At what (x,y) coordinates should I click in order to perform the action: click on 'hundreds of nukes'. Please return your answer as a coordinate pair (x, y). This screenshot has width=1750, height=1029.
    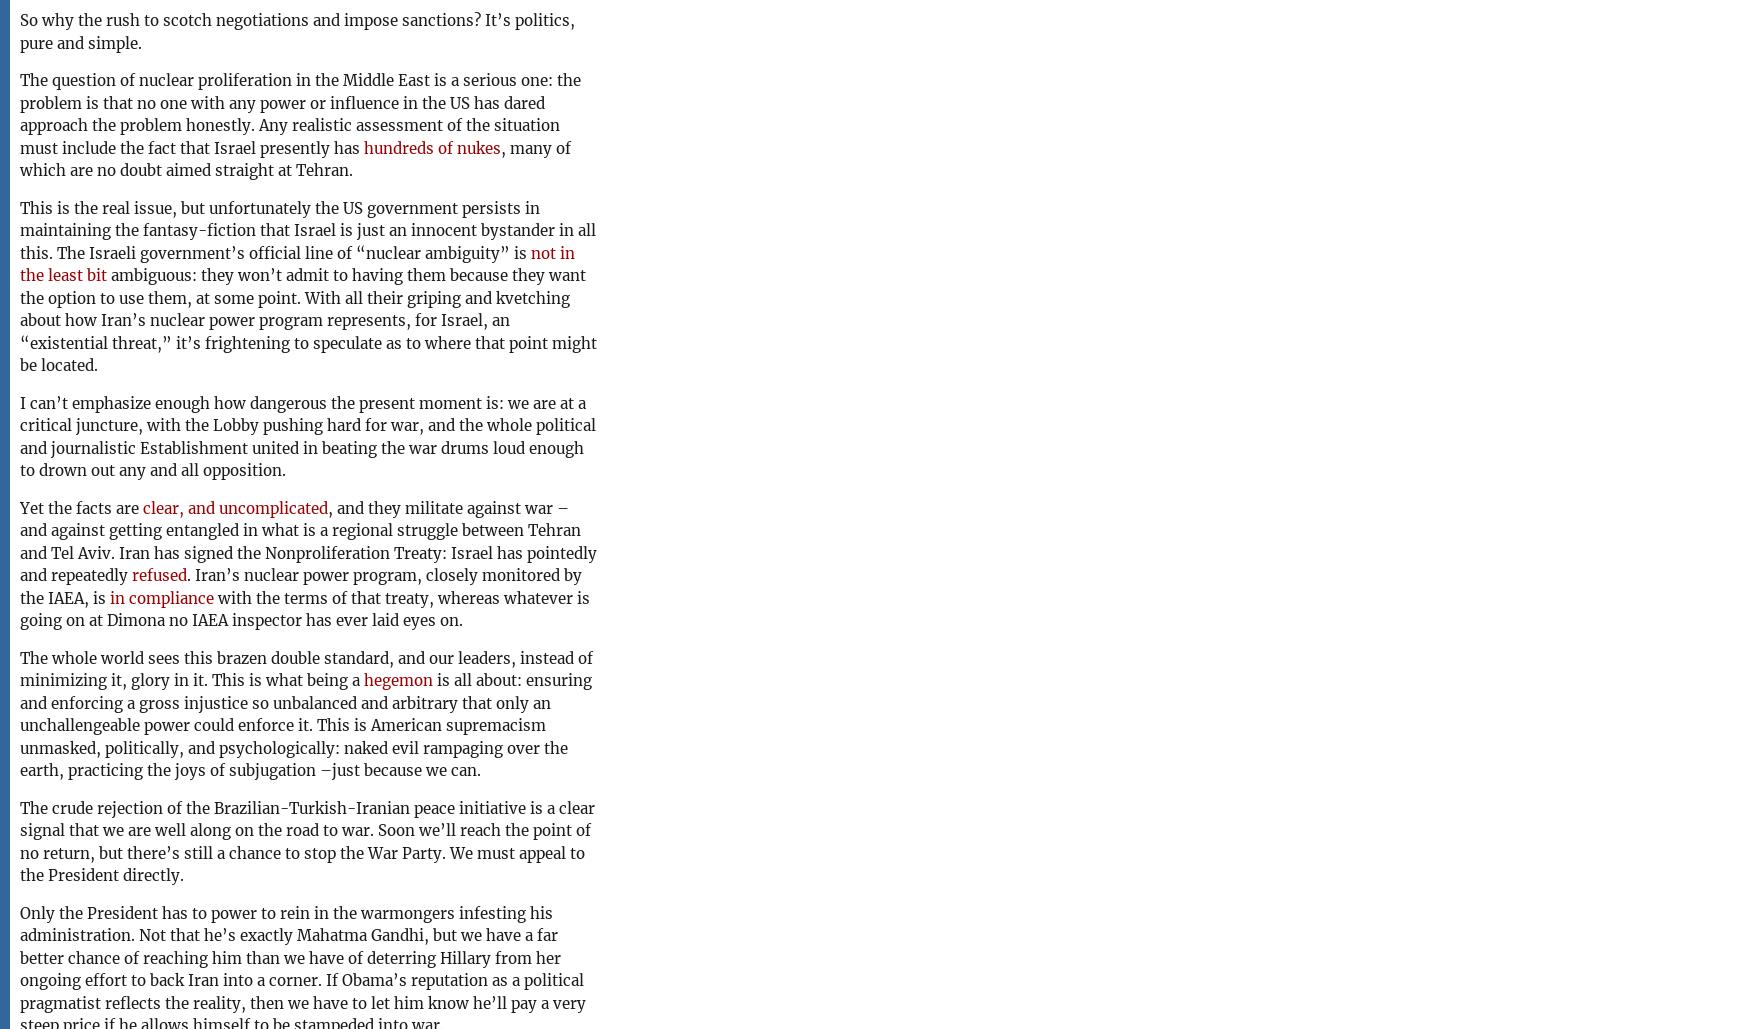
    Looking at the image, I should click on (431, 147).